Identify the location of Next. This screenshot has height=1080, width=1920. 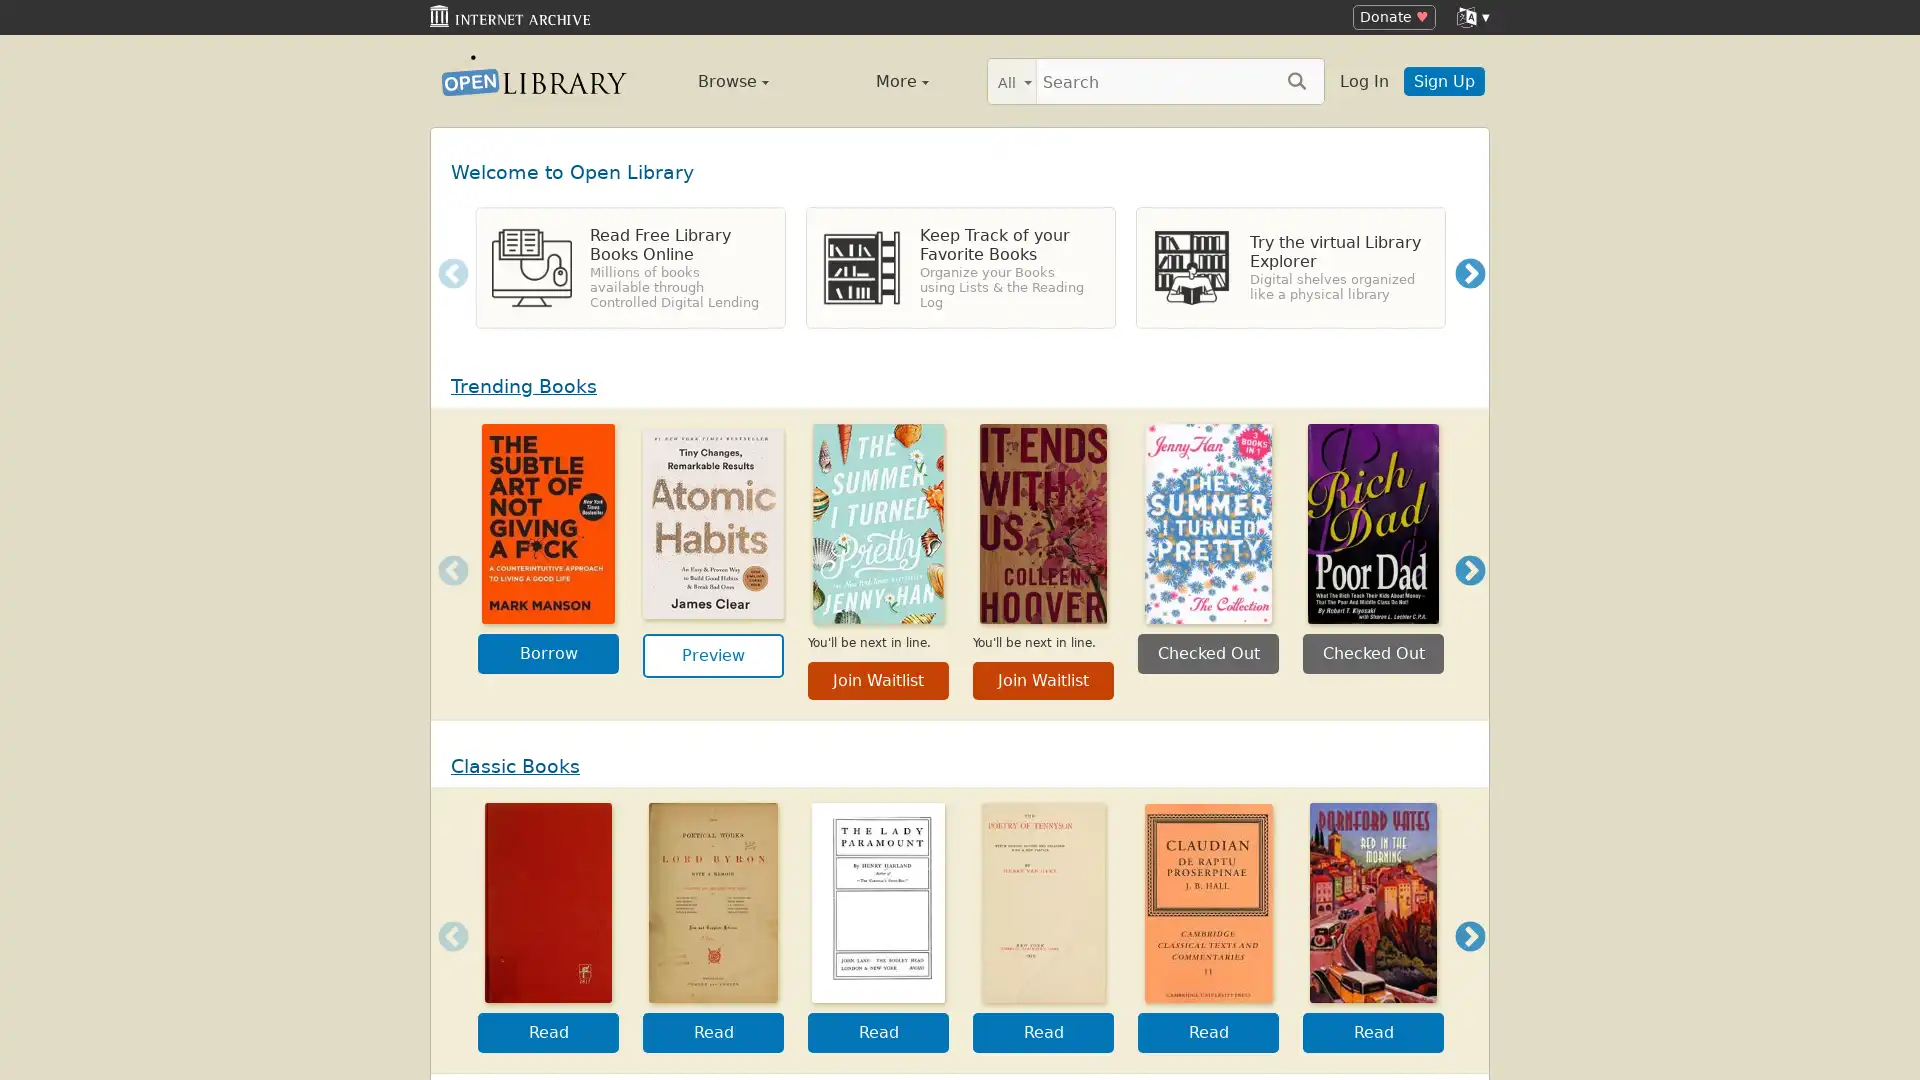
(1470, 937).